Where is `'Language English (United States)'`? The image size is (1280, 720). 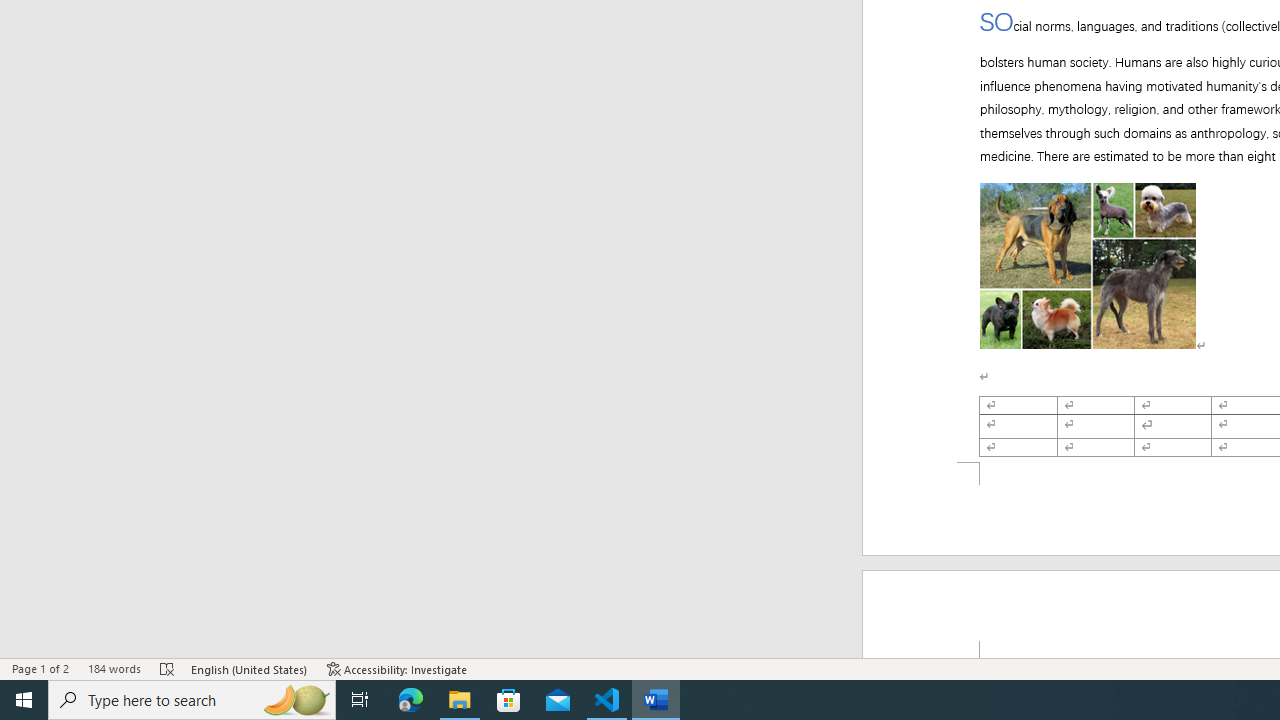
'Language English (United States)' is located at coordinates (249, 669).